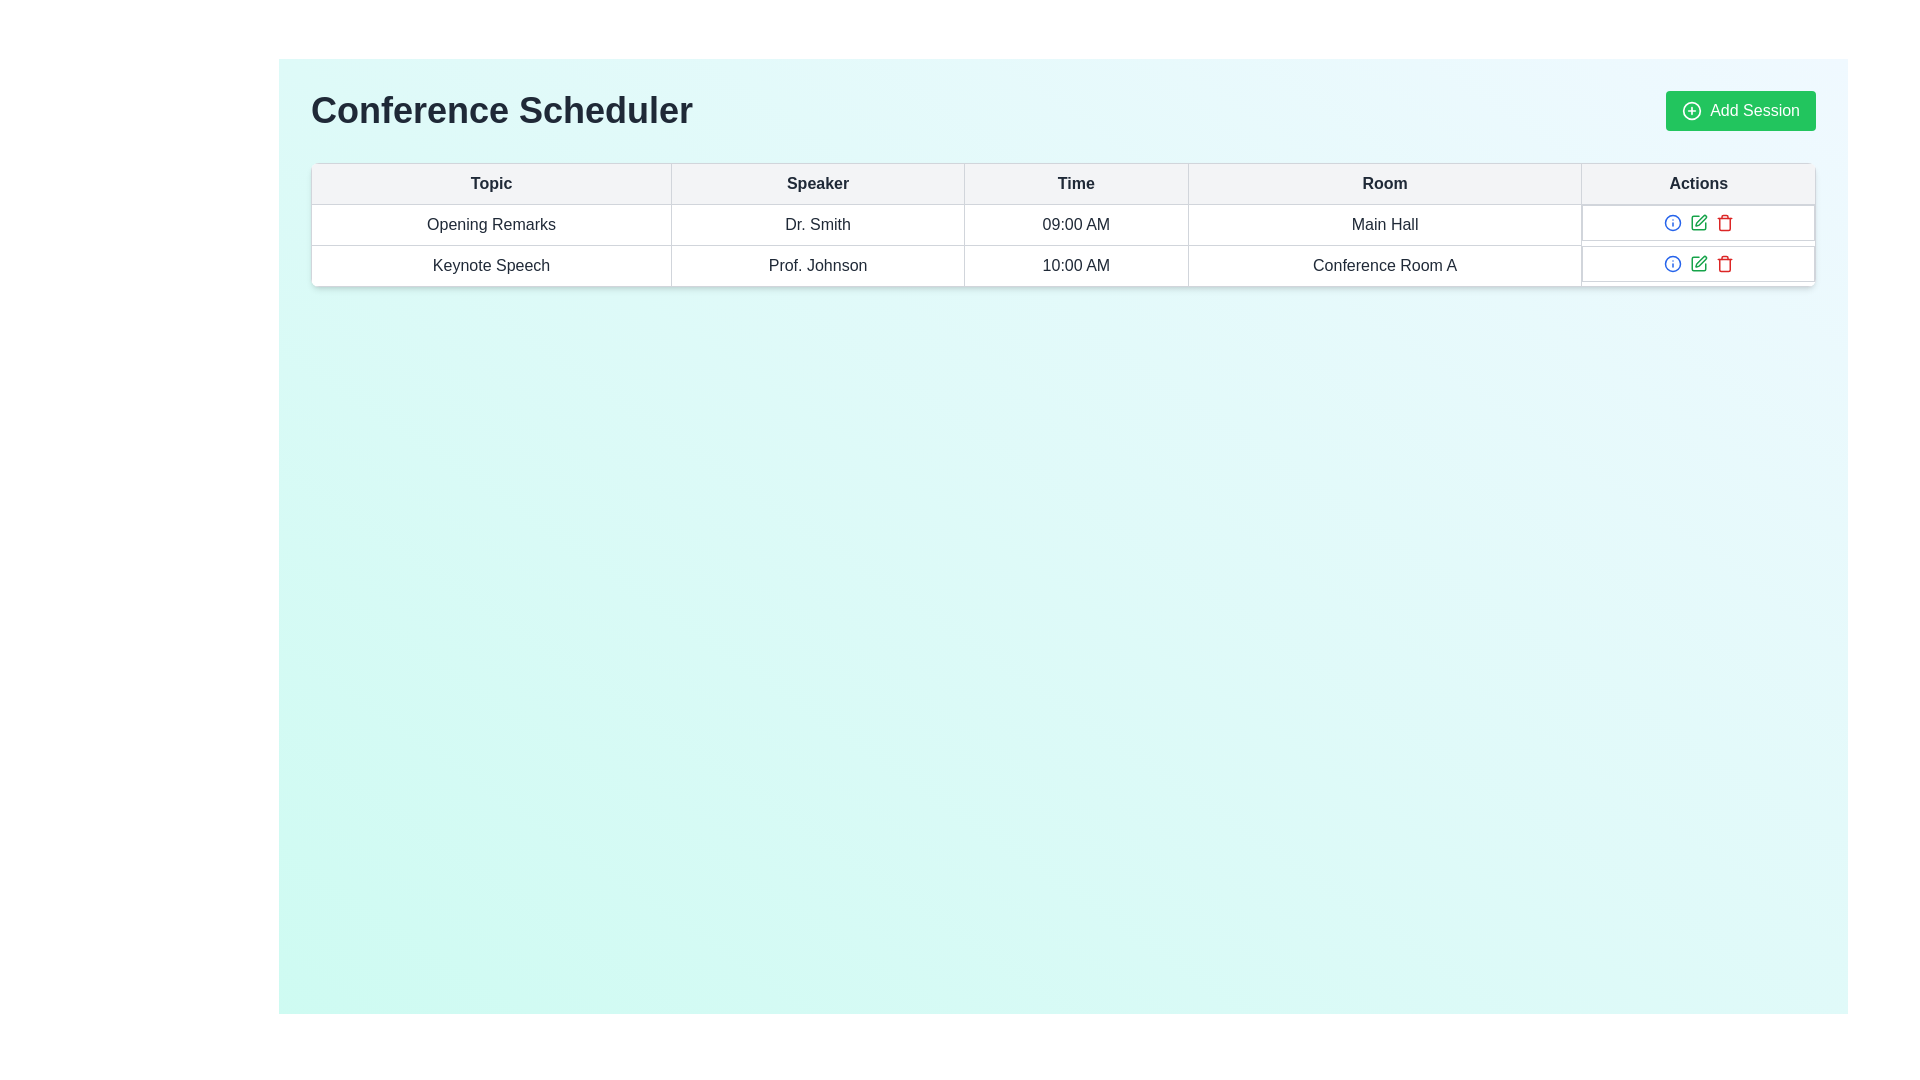 The width and height of the screenshot is (1920, 1080). What do you see at coordinates (491, 184) in the screenshot?
I see `the text cell containing the word 'Topic', which is the first cell in the table header row, styled with a border and padding` at bounding box center [491, 184].